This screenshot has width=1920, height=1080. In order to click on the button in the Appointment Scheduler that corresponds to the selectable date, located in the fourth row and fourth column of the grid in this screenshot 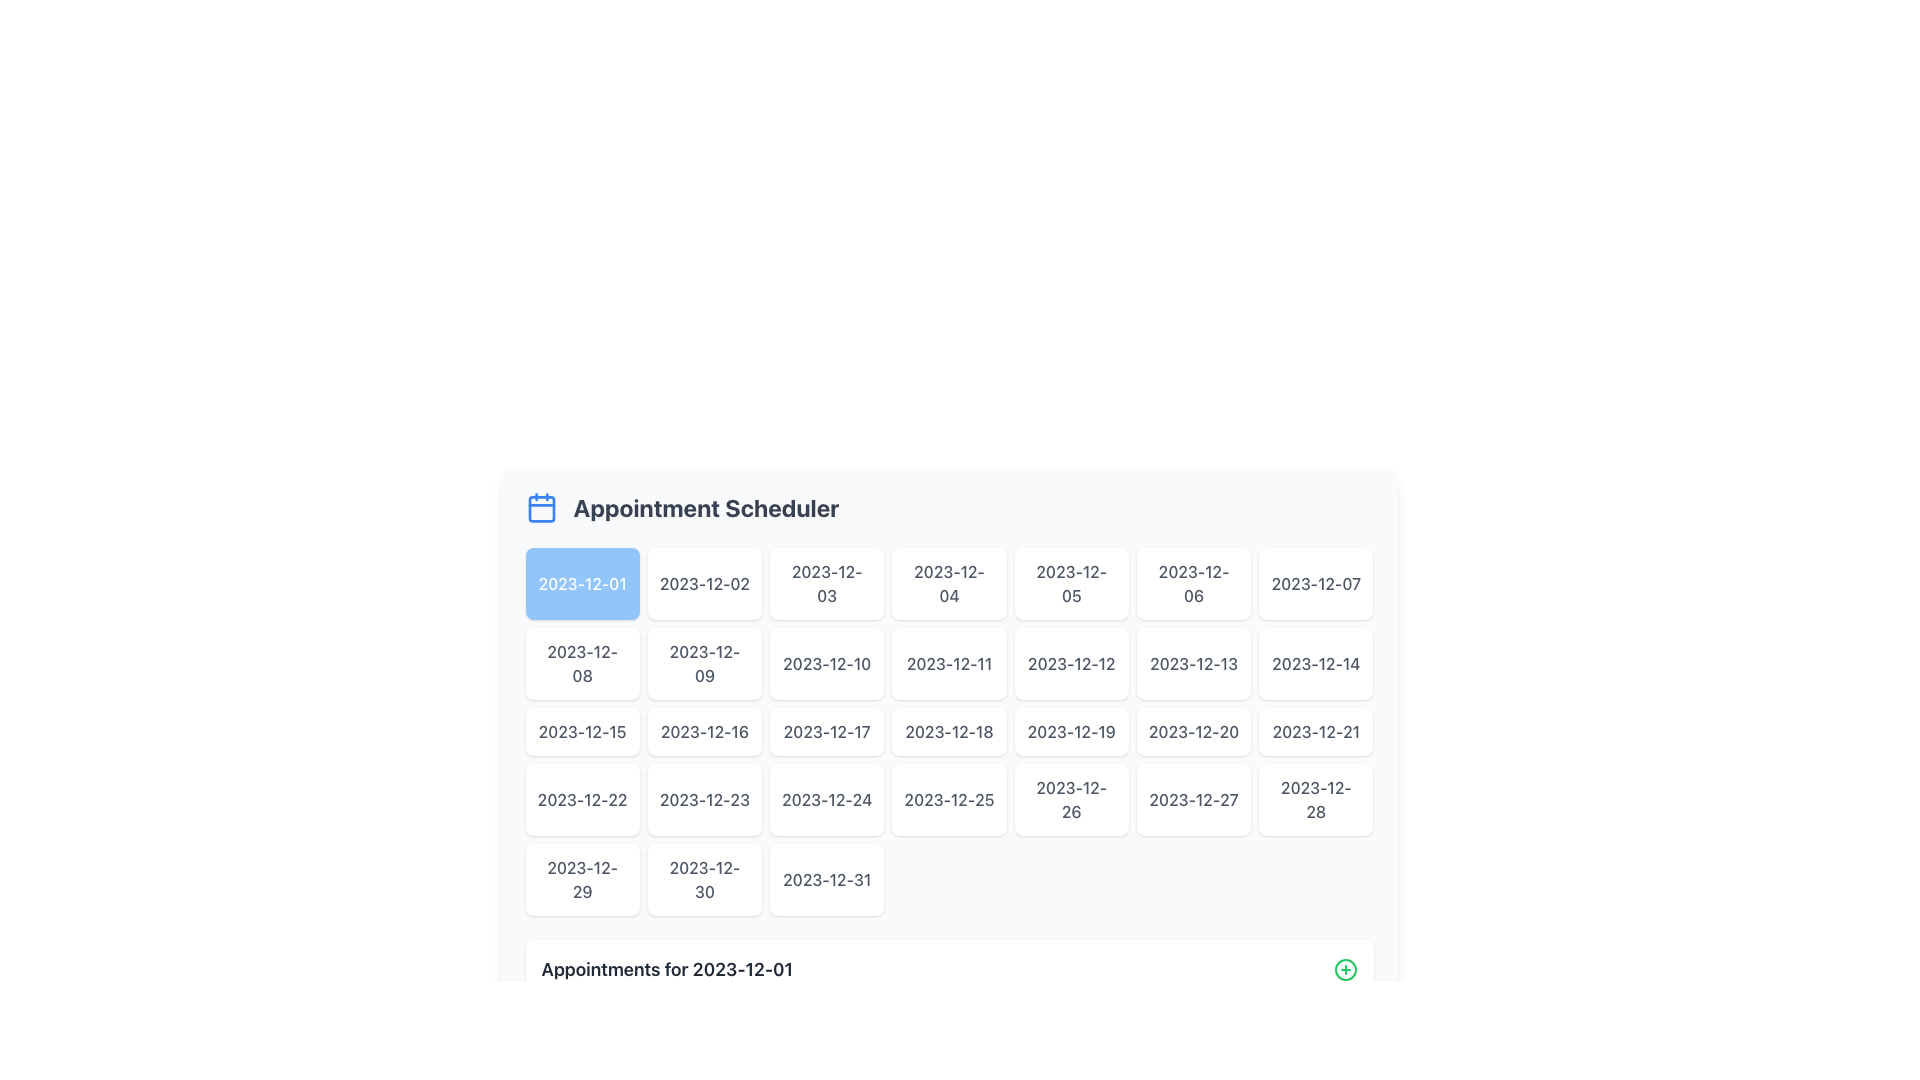, I will do `click(948, 798)`.